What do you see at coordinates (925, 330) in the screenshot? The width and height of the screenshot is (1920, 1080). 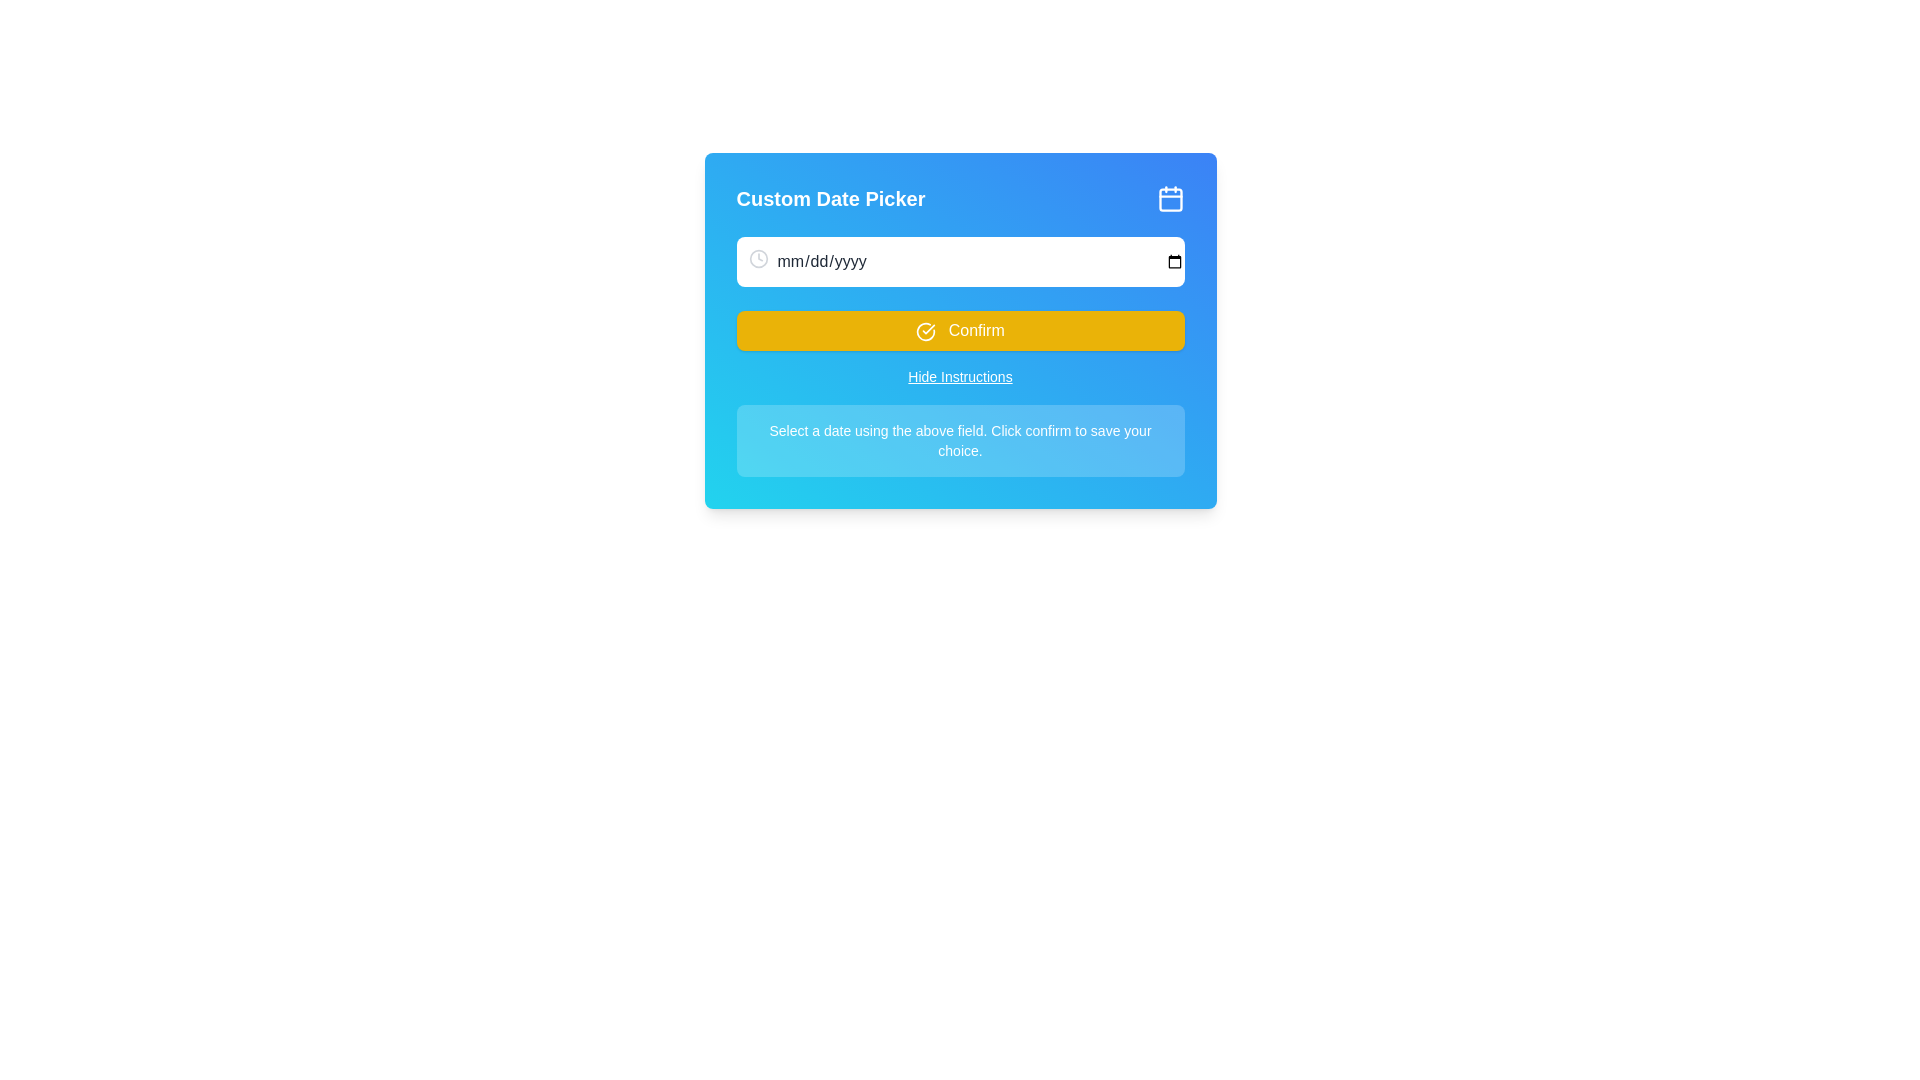 I see `the checkmark icon that indicates confirmation, located to the left of the 'Confirm' button` at bounding box center [925, 330].